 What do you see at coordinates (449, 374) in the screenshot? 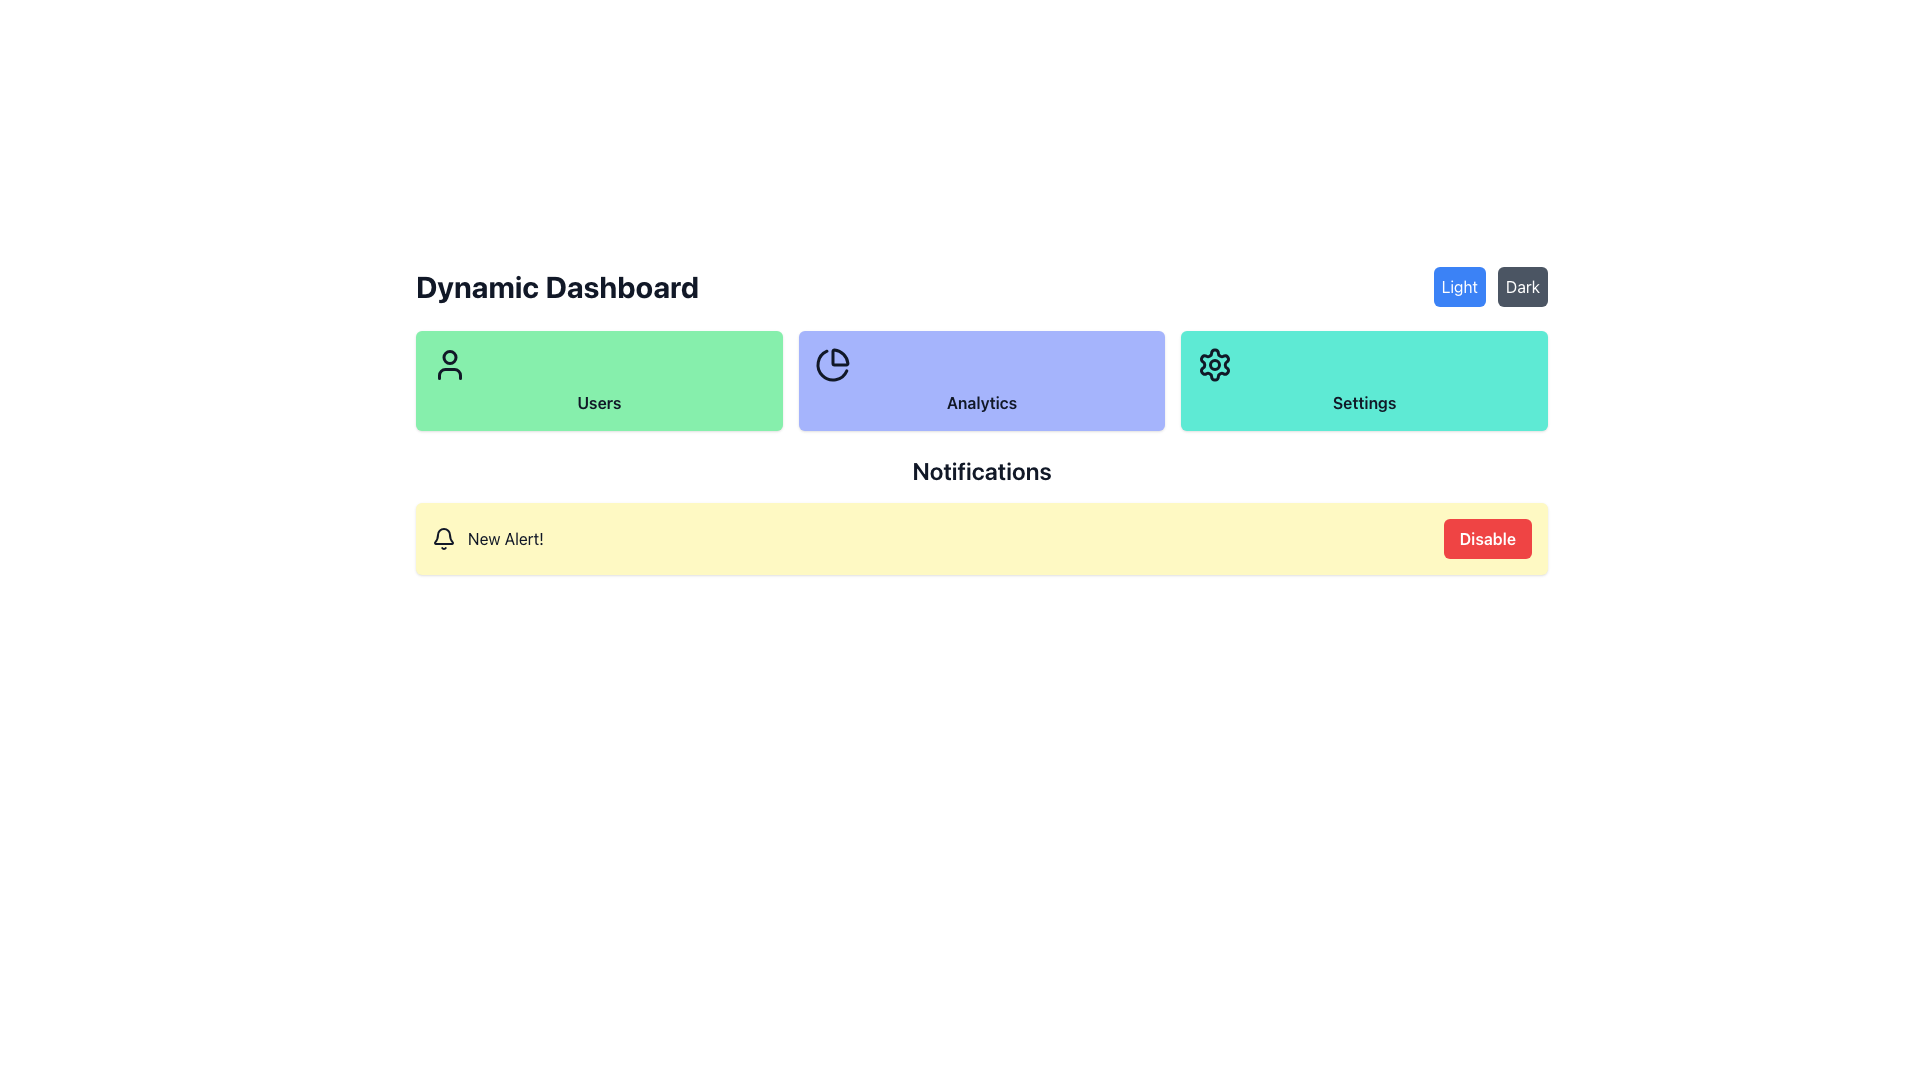
I see `the 'Users' button by clicking on its center, which is visually represented by the lower part of the user icon in the SVG graphic` at bounding box center [449, 374].